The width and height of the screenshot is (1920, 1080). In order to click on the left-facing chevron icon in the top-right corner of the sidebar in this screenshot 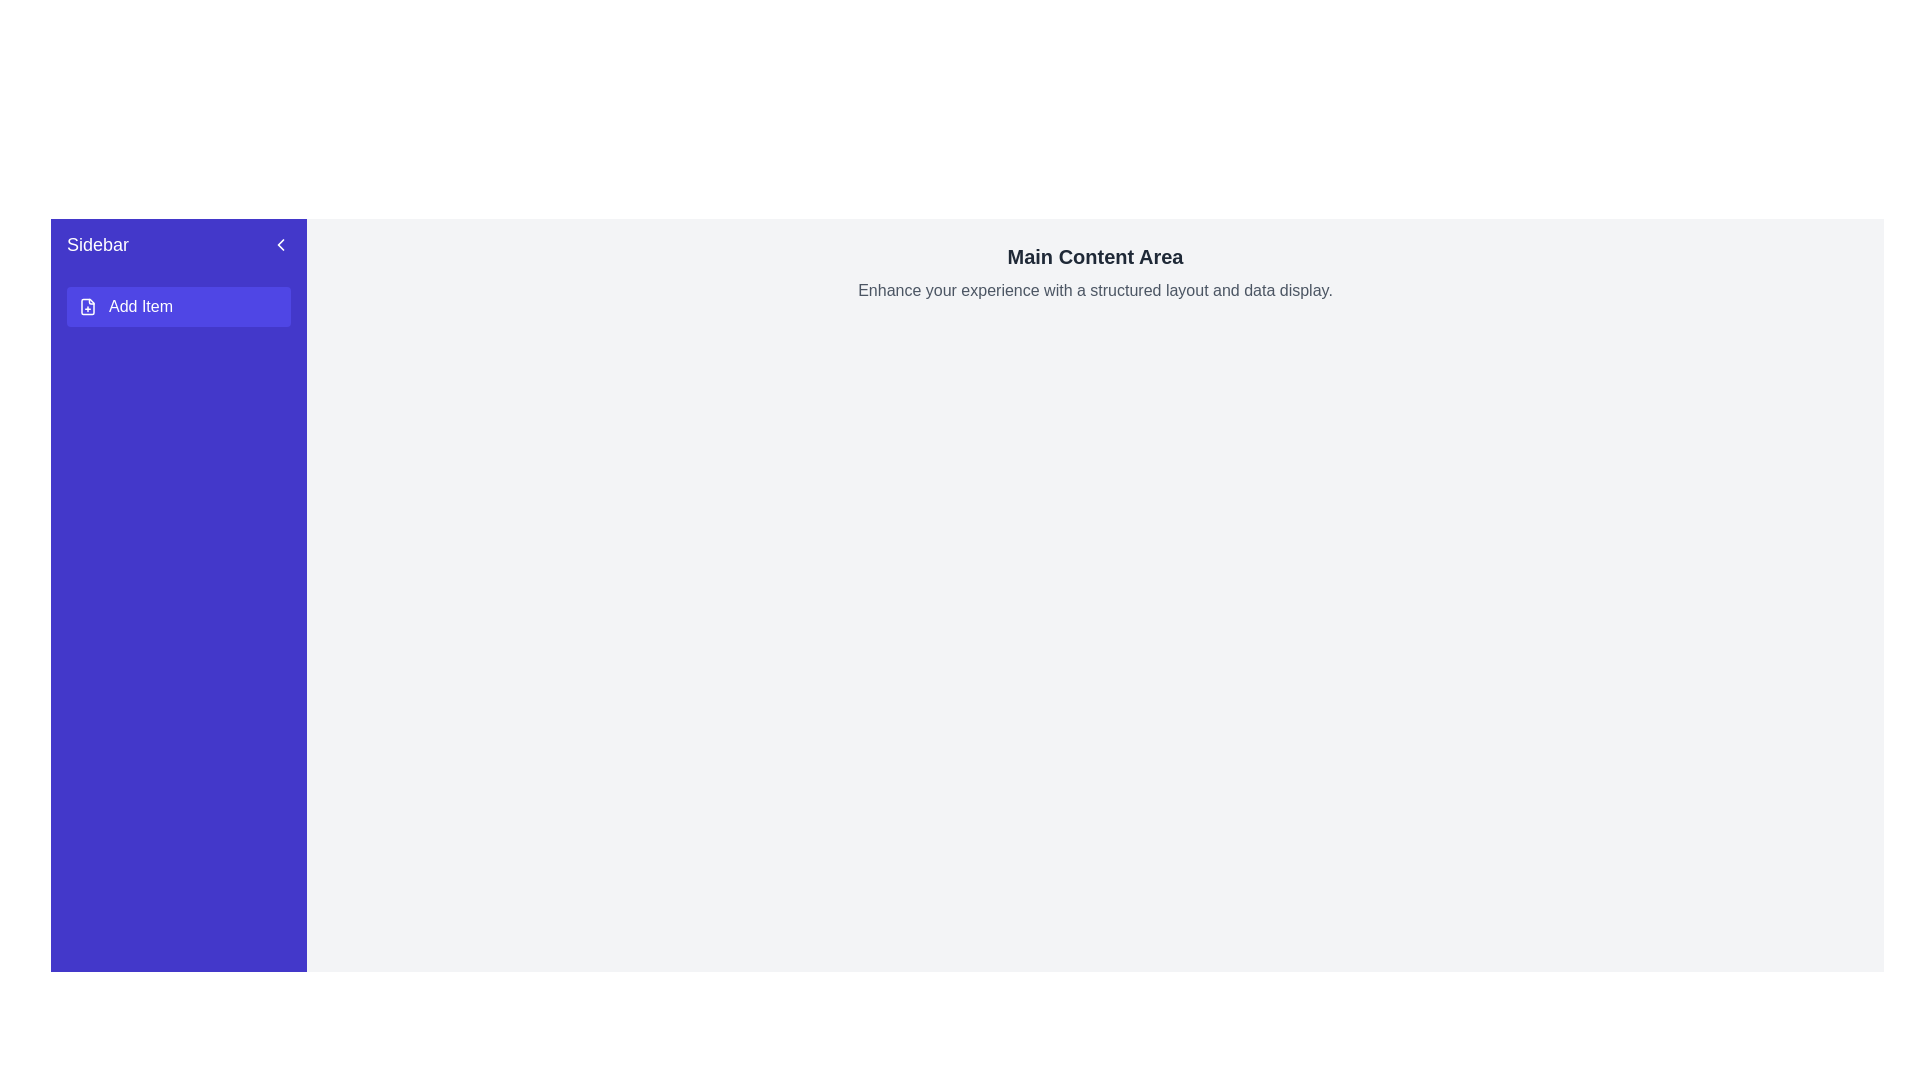, I will do `click(280, 244)`.